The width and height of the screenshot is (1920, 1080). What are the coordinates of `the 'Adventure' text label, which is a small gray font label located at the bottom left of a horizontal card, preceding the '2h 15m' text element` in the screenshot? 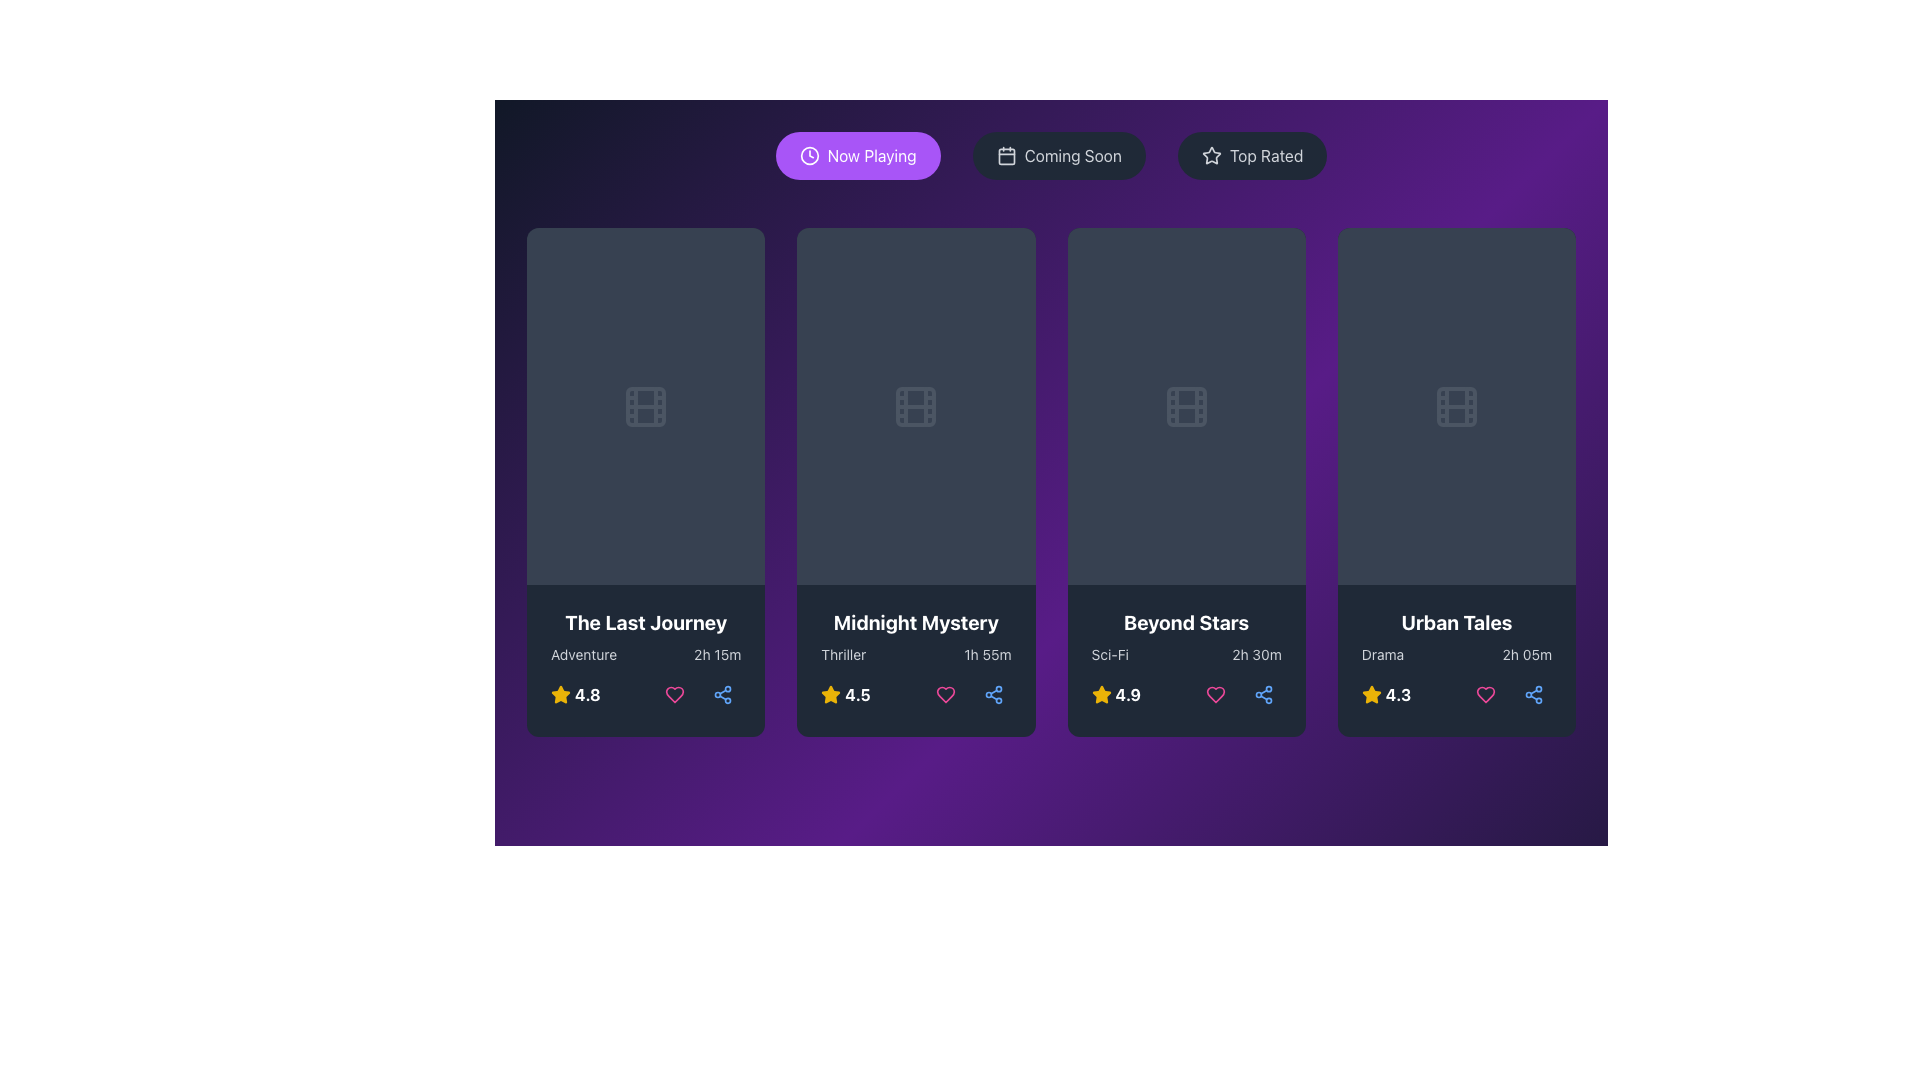 It's located at (583, 655).